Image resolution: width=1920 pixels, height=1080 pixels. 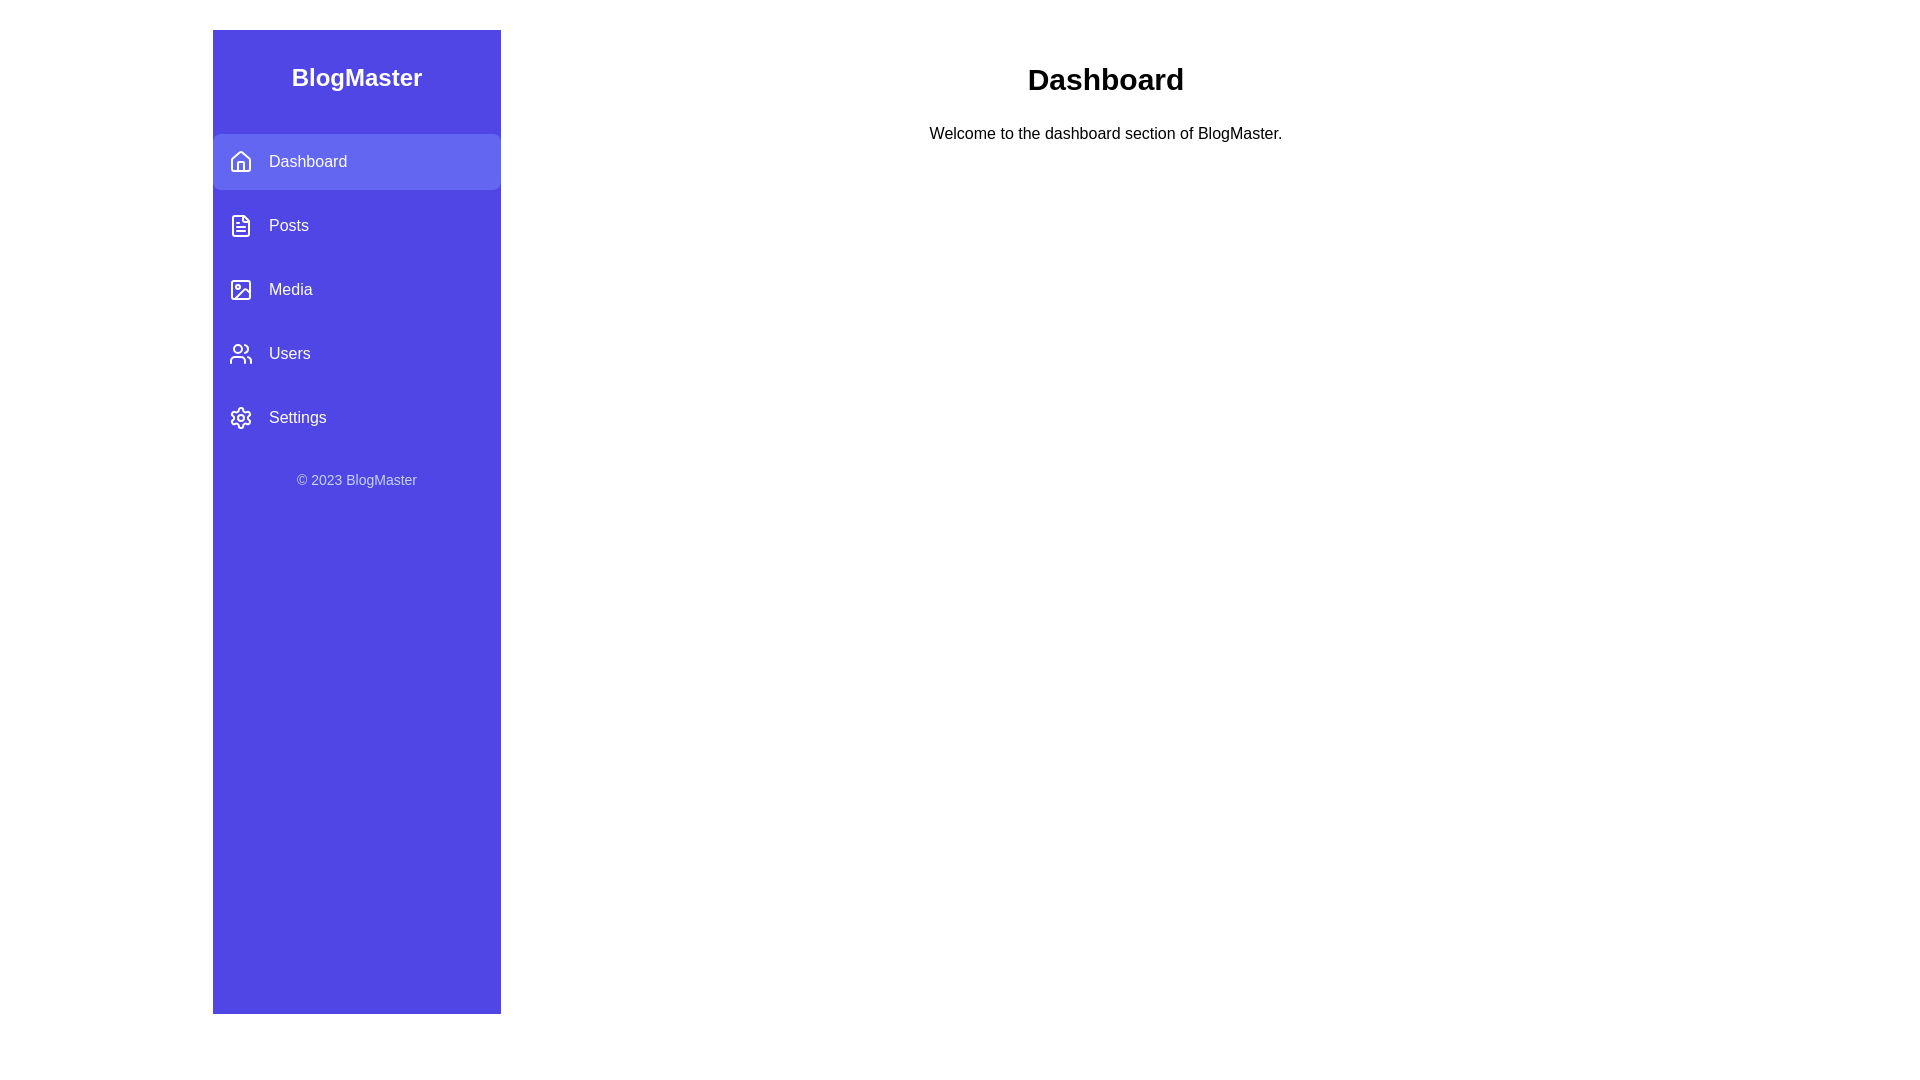 I want to click on the Text Label at the top of the sidebar, which serves as a title or branding label for the application, so click(x=356, y=76).